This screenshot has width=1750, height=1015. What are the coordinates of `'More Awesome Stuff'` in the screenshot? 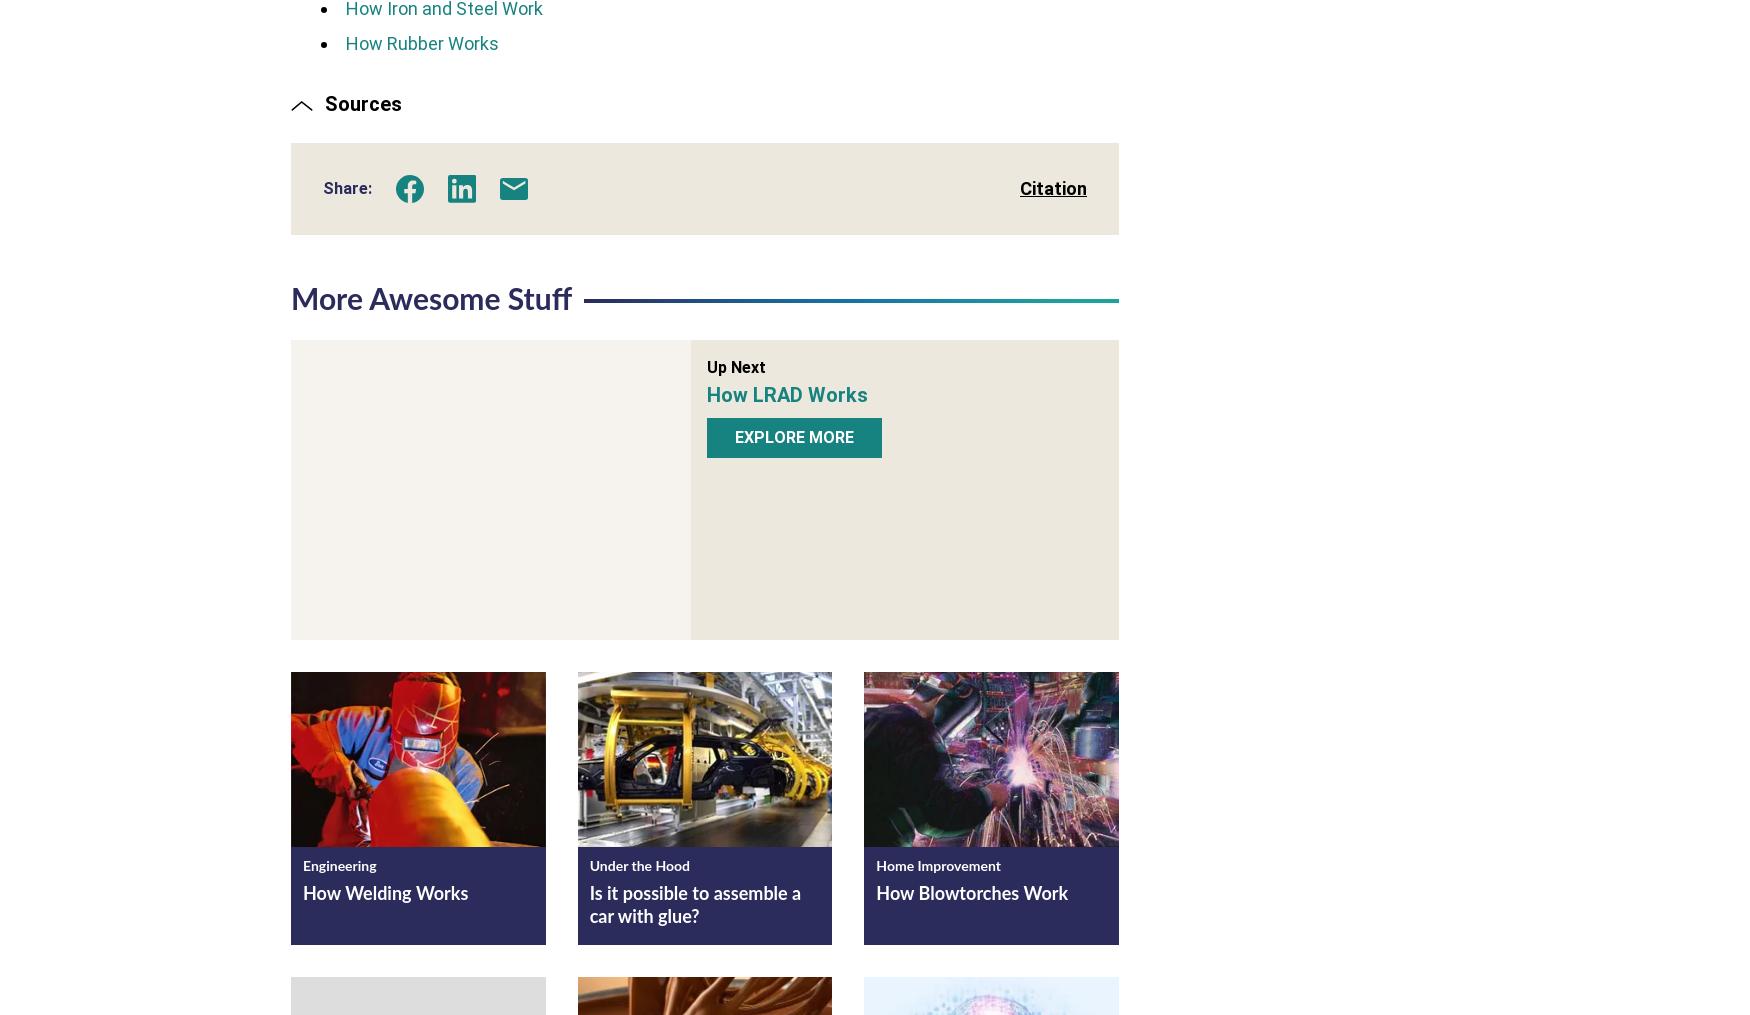 It's located at (430, 299).